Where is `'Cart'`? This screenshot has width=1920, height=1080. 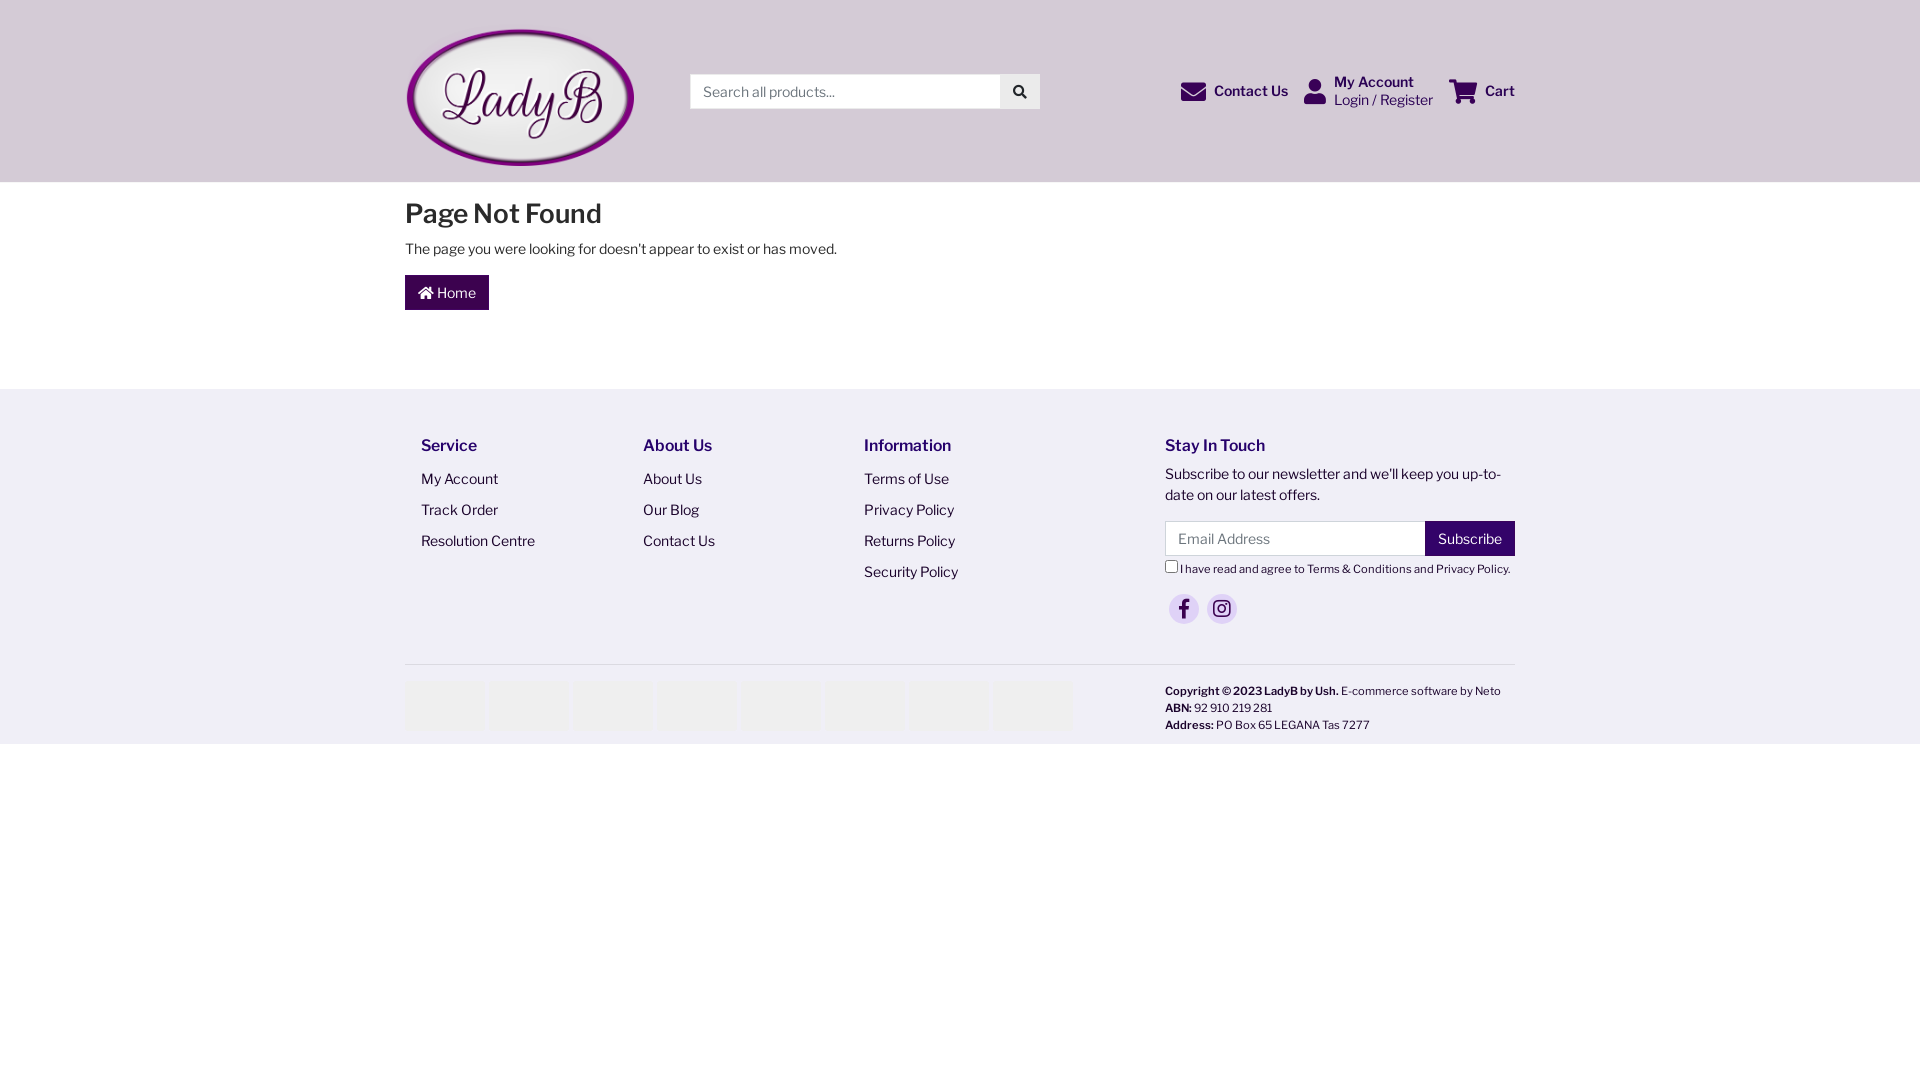 'Cart' is located at coordinates (1482, 90).